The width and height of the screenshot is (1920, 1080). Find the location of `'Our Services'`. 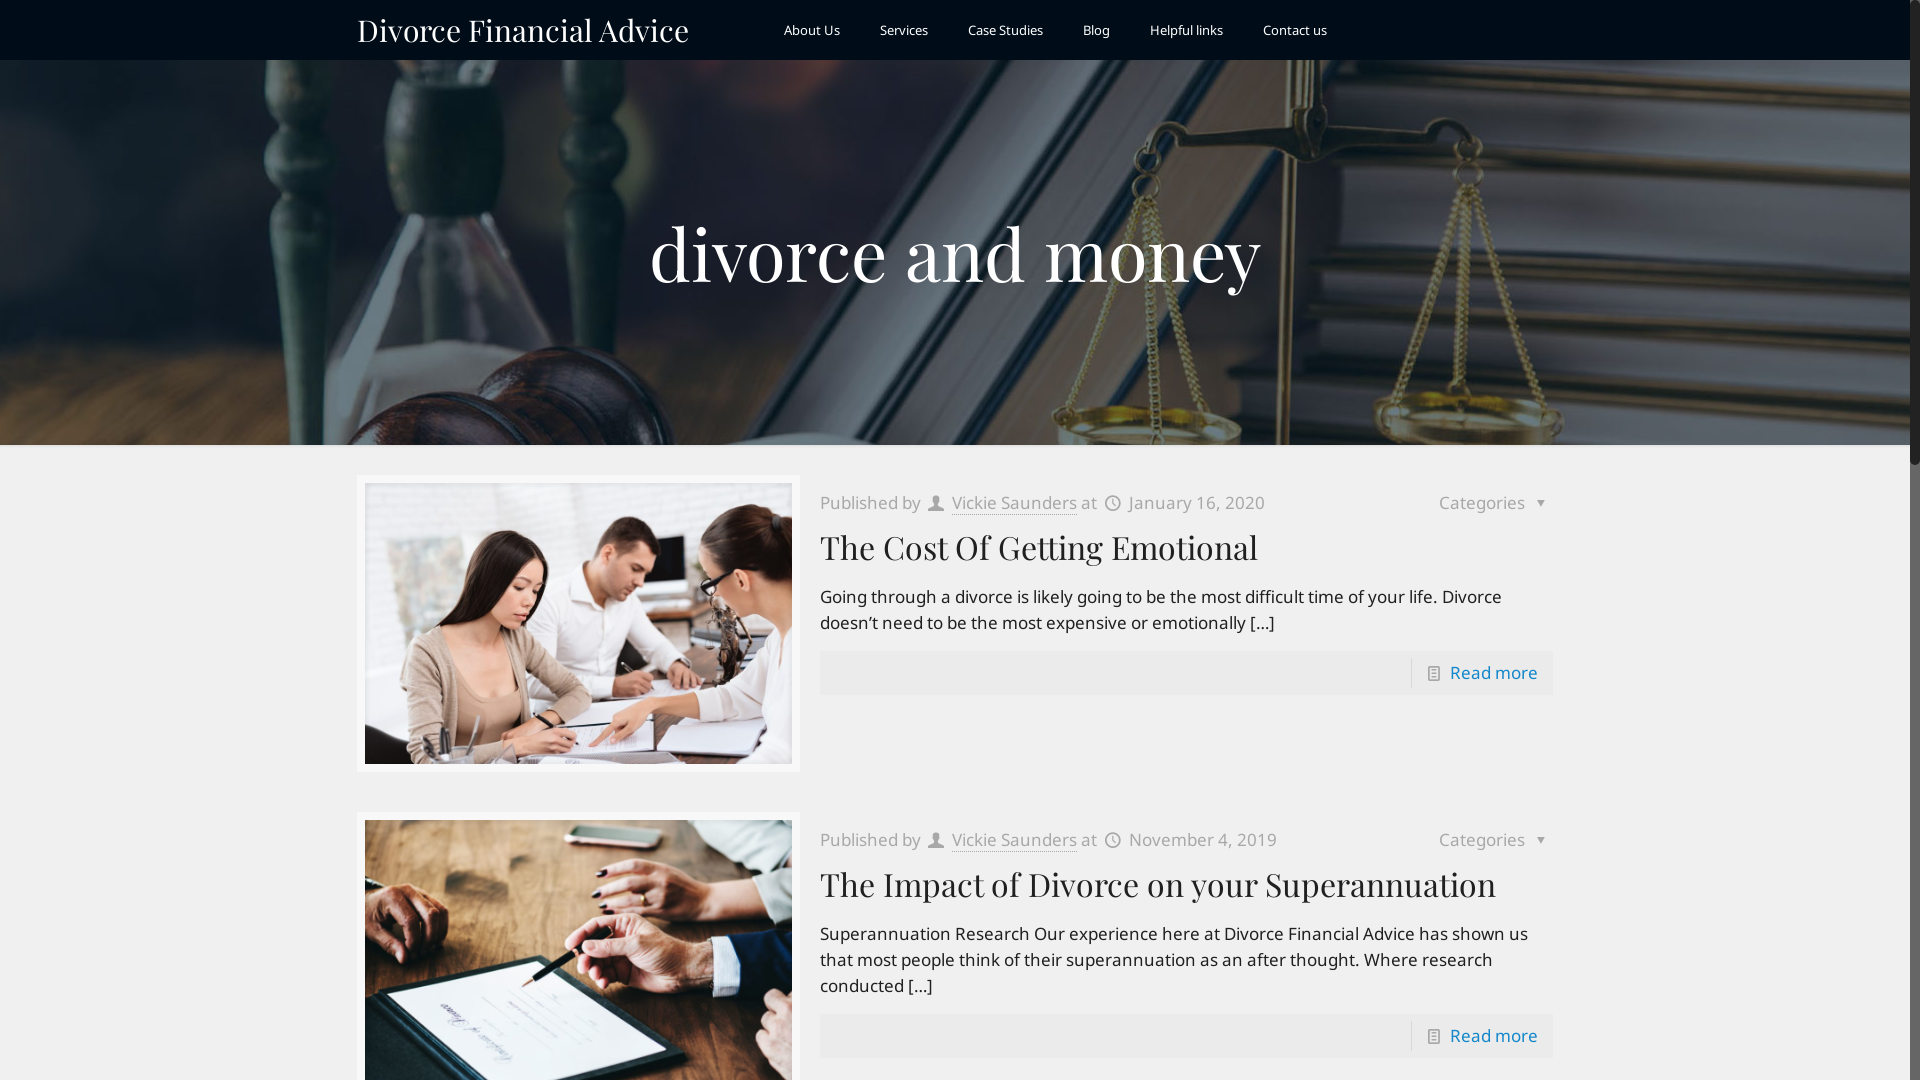

'Our Services' is located at coordinates (736, 826).